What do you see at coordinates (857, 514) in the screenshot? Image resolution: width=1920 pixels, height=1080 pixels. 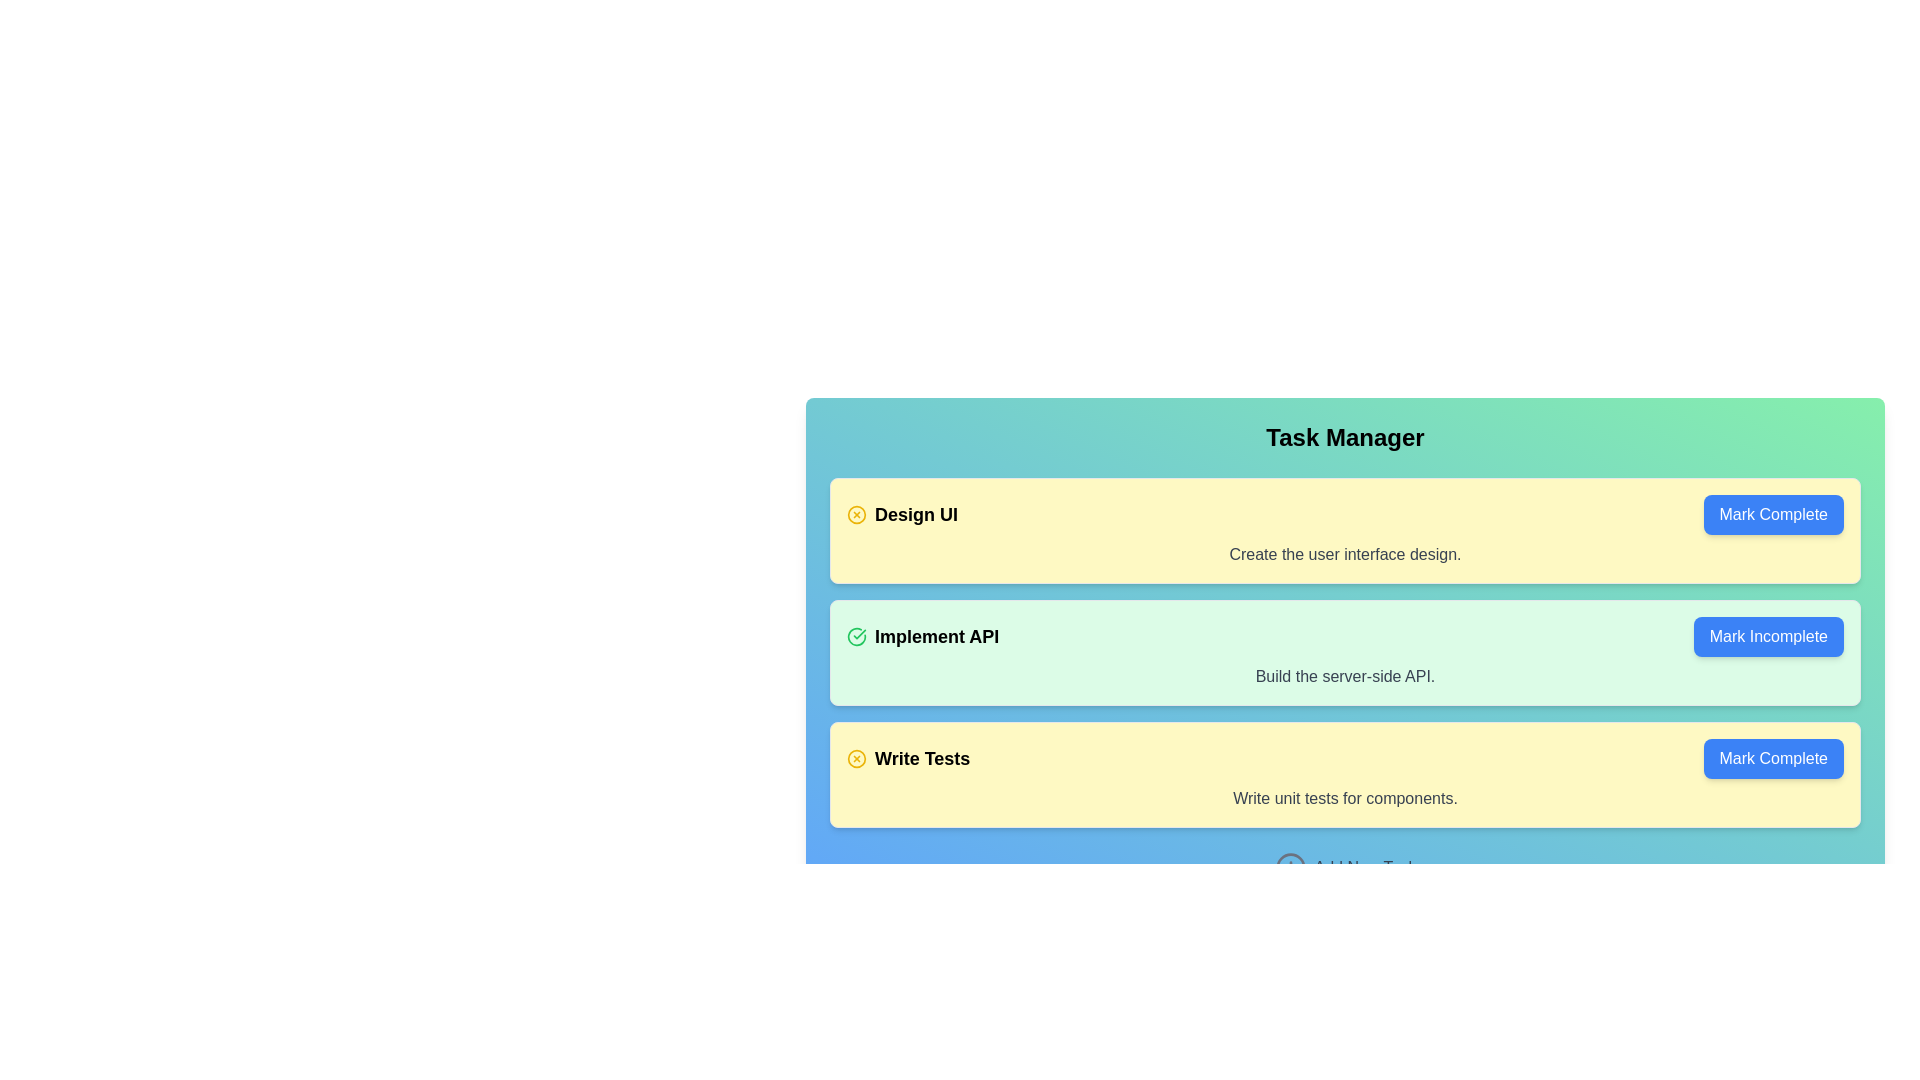 I see `the leading icon that signifies the incomplete or failed state of the 'Design UI' task, located in the top-left corner of the task list` at bounding box center [857, 514].